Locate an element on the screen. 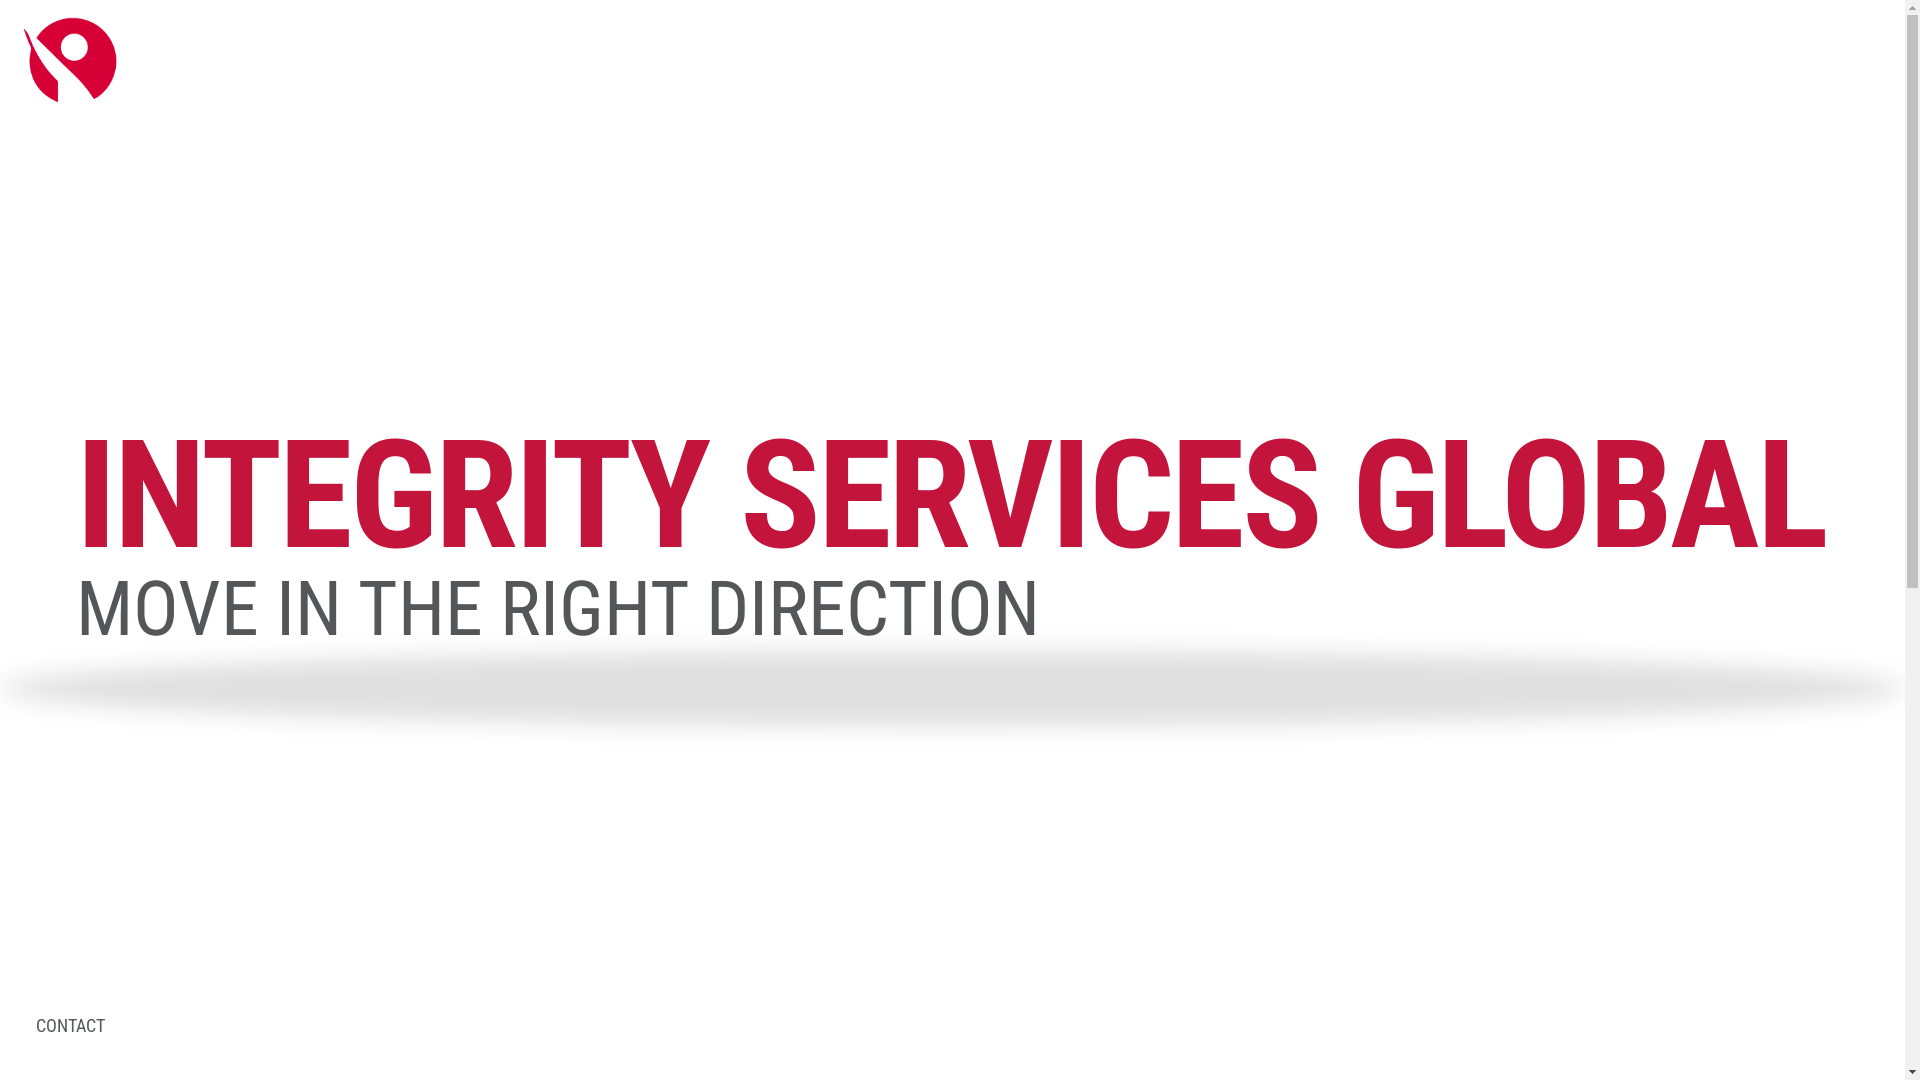  'CONTACT' is located at coordinates (83, 1026).